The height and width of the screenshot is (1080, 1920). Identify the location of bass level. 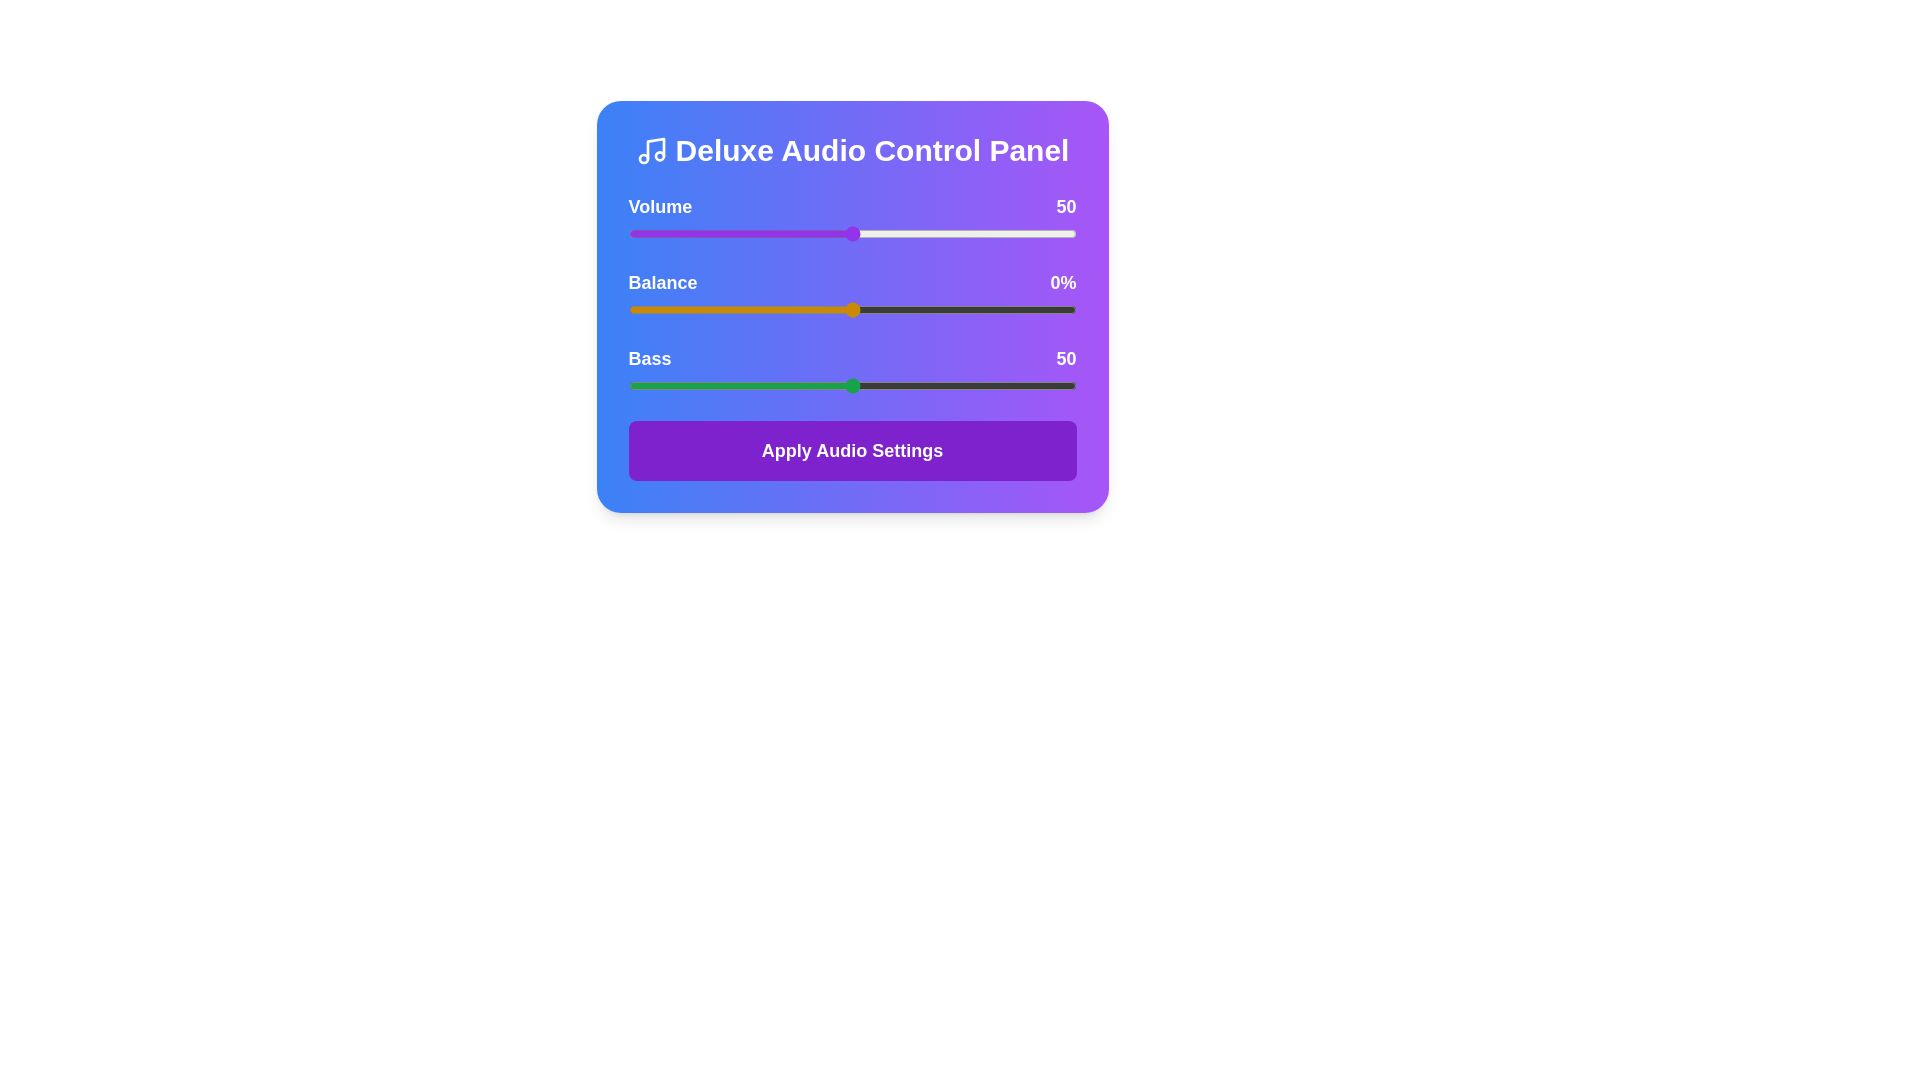
(918, 385).